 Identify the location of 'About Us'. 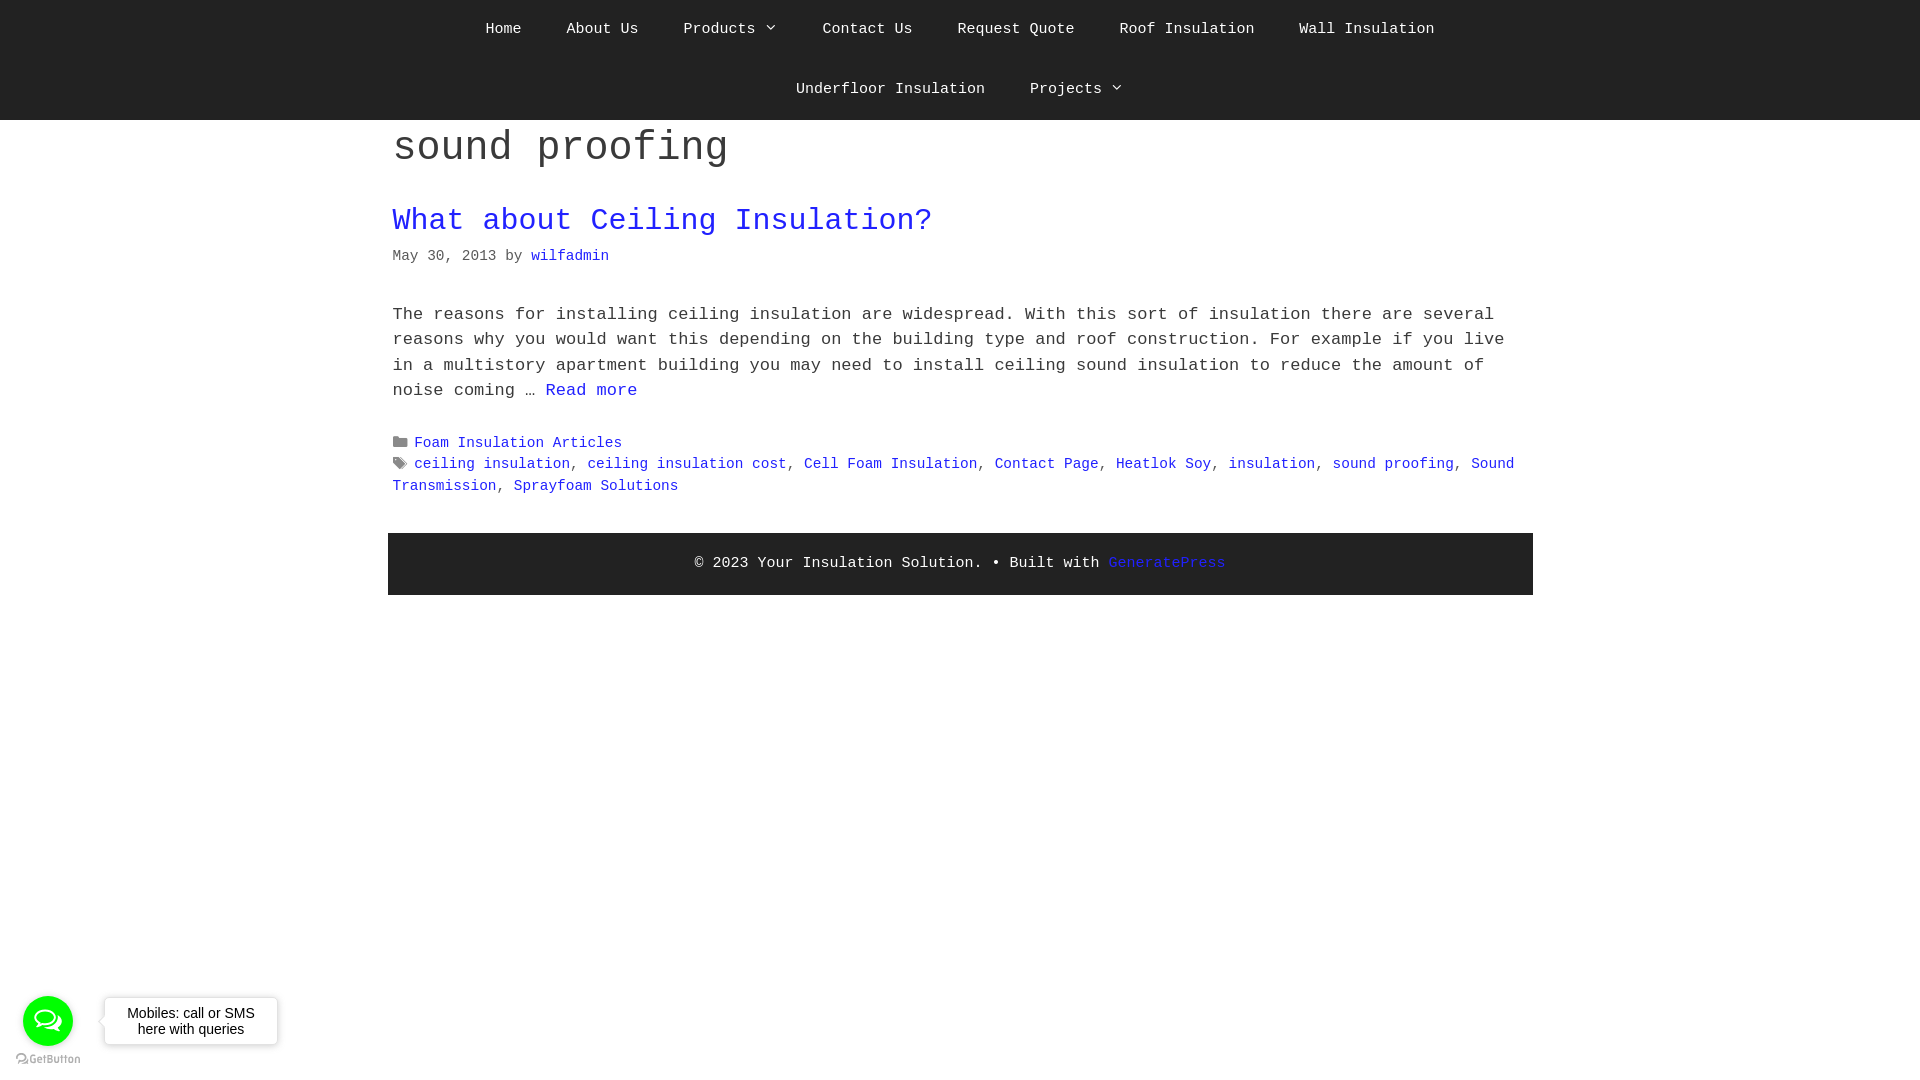
(602, 30).